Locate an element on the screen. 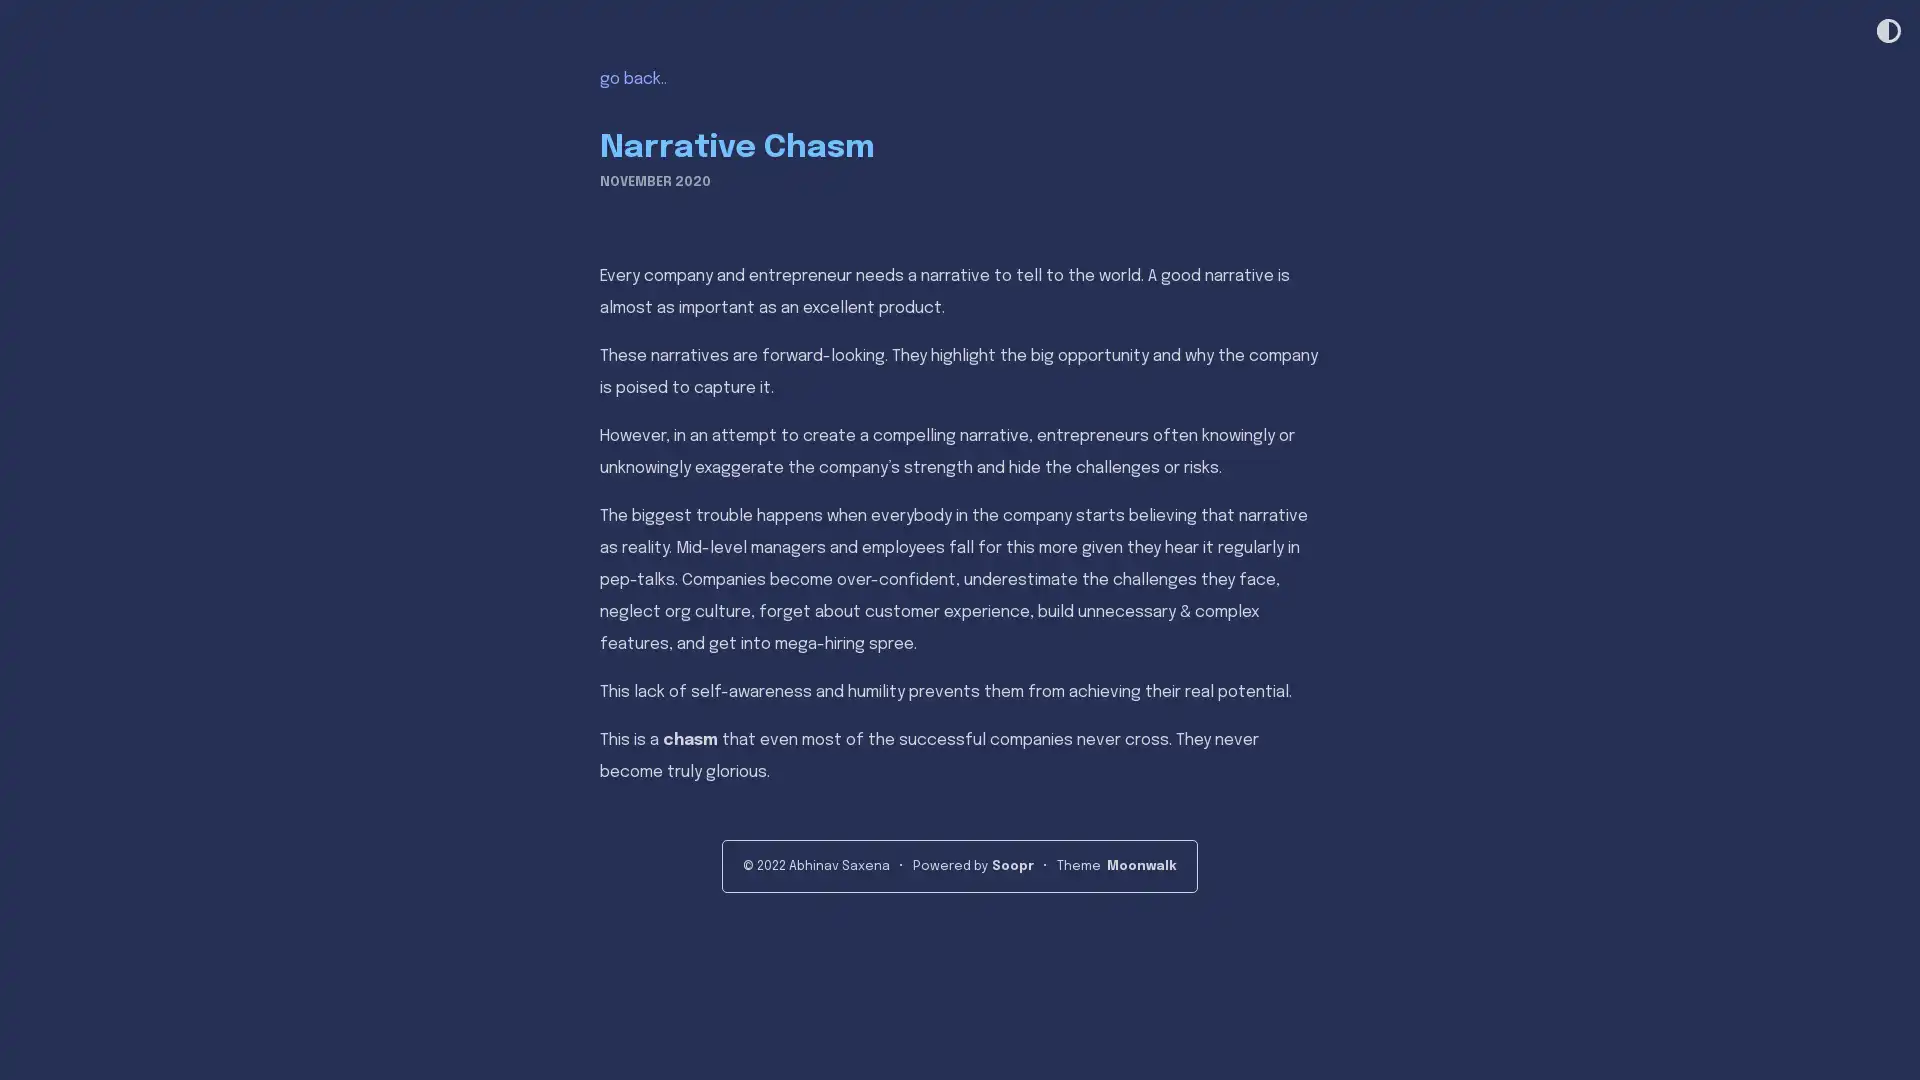 The image size is (1920, 1080). Toggle Theme is located at coordinates (1886, 32).